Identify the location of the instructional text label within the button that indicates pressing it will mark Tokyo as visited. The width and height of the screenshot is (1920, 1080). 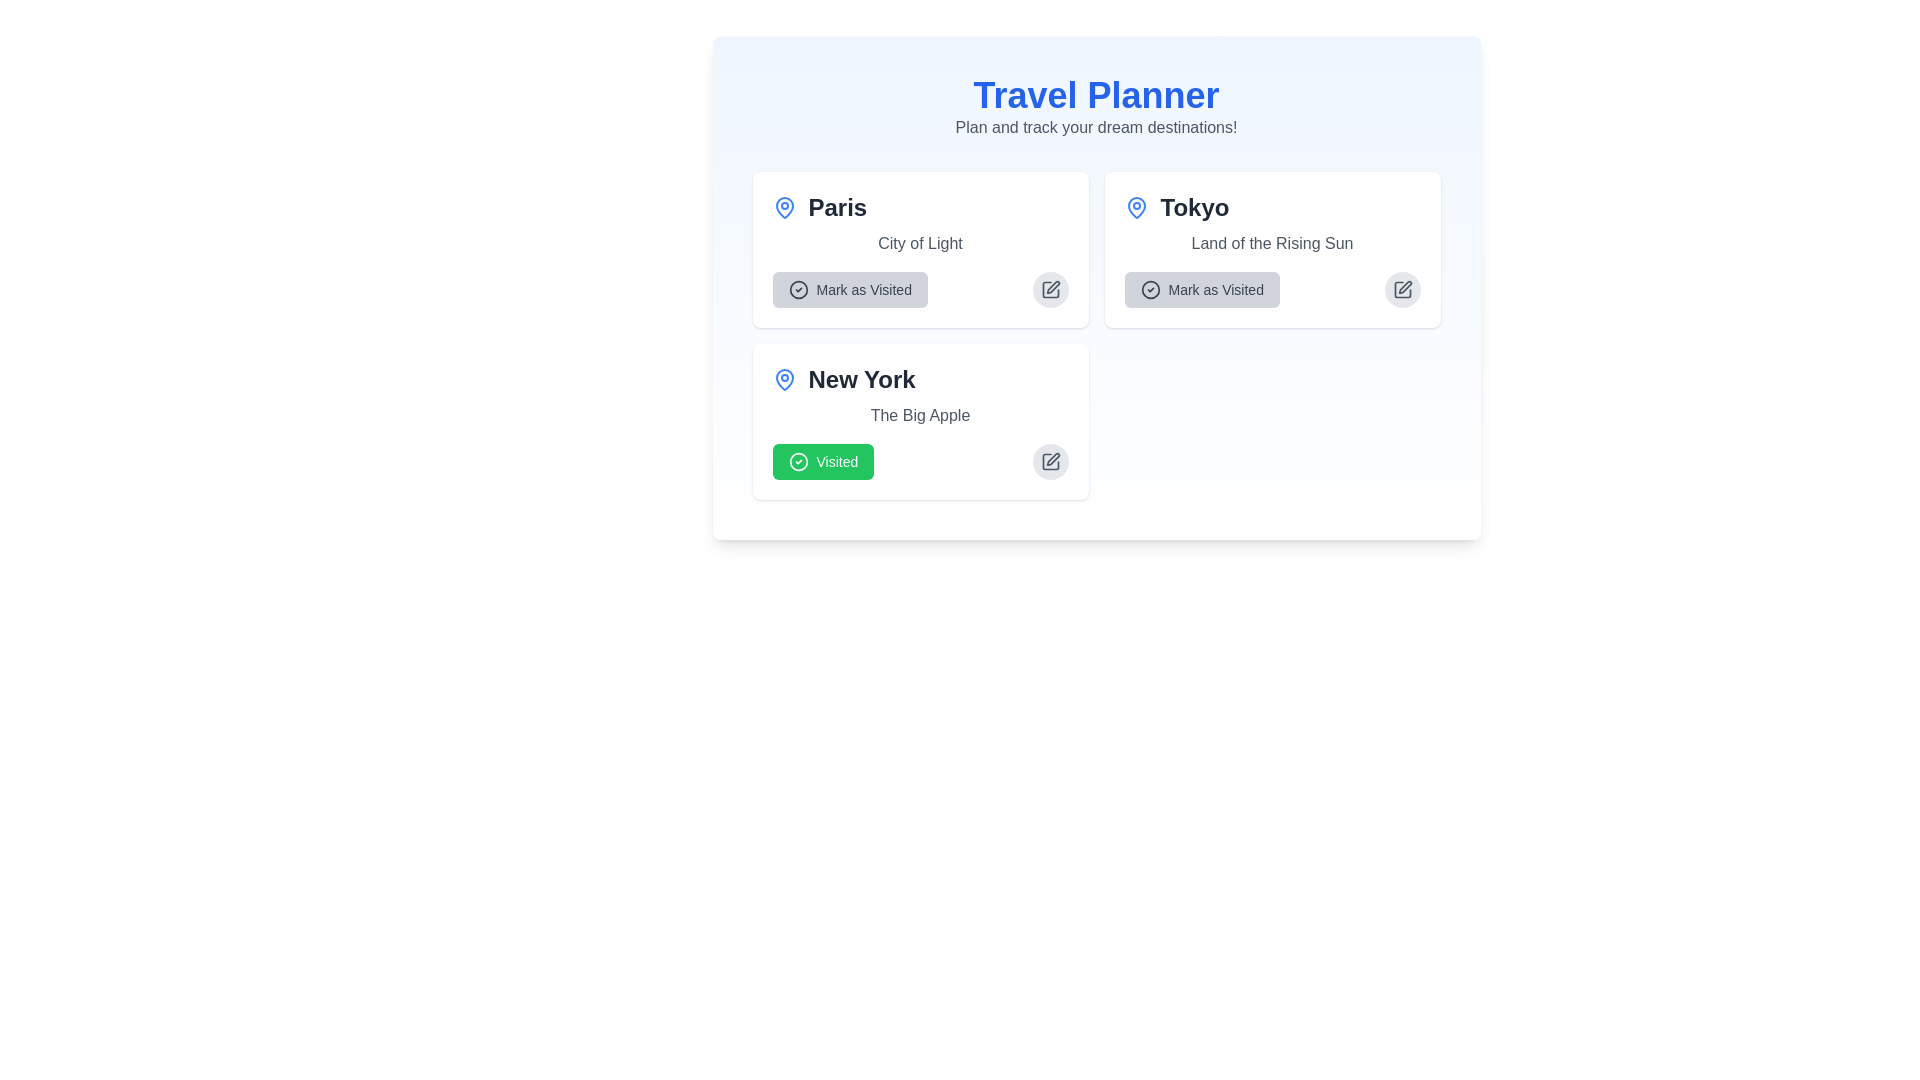
(1215, 289).